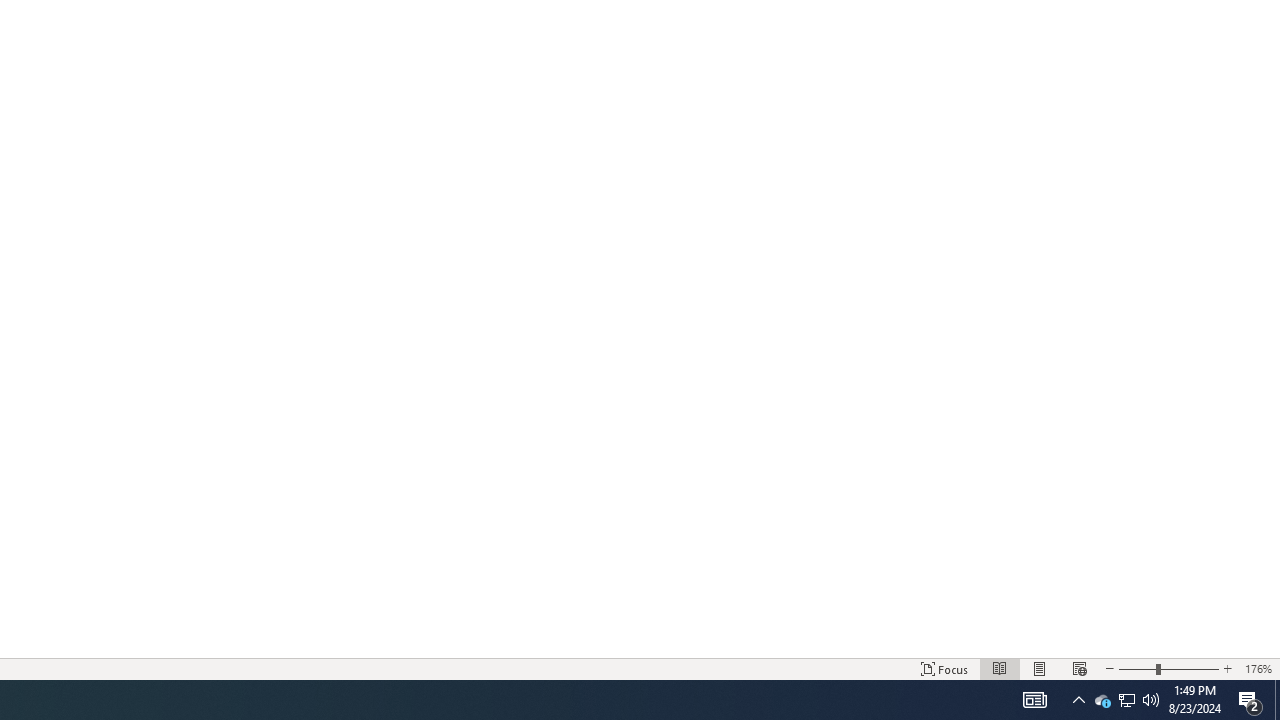 This screenshot has height=720, width=1280. I want to click on 'Decrease Text Size', so click(1108, 669).